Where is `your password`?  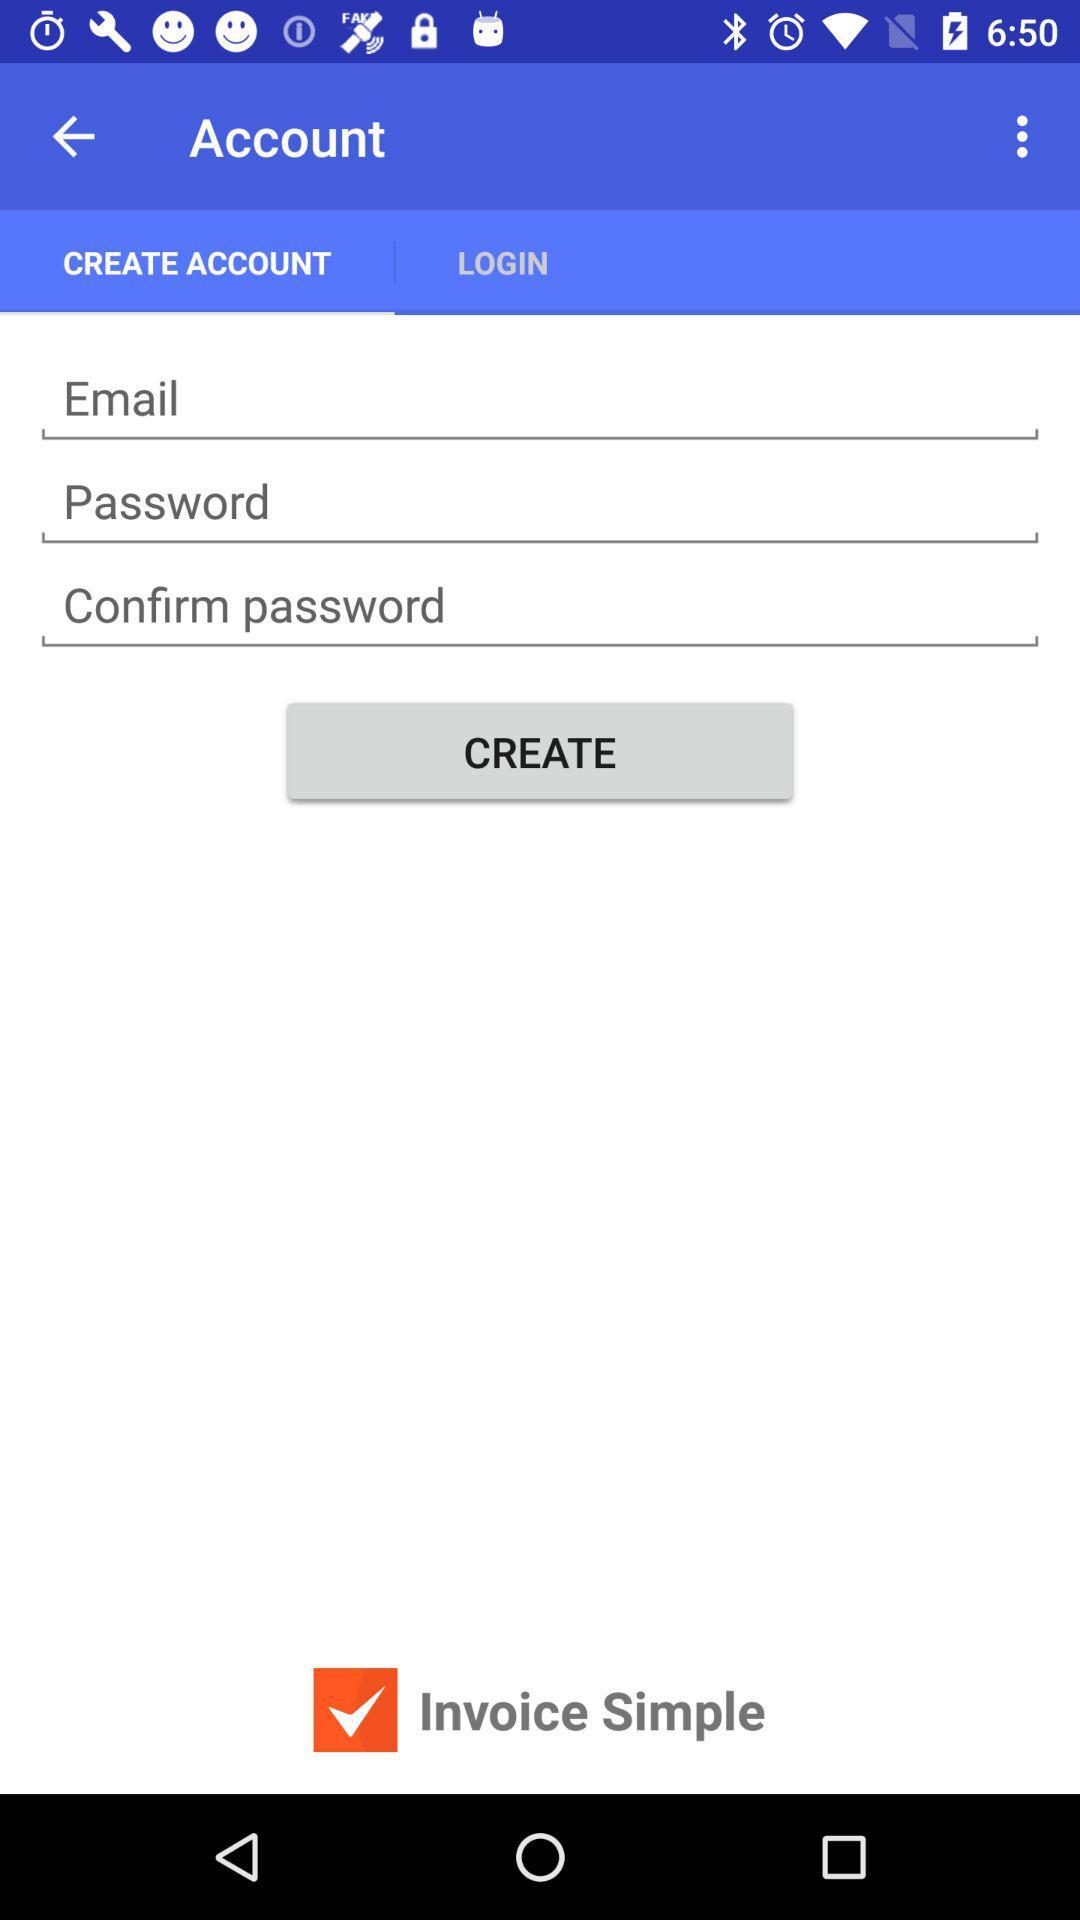
your password is located at coordinates (540, 501).